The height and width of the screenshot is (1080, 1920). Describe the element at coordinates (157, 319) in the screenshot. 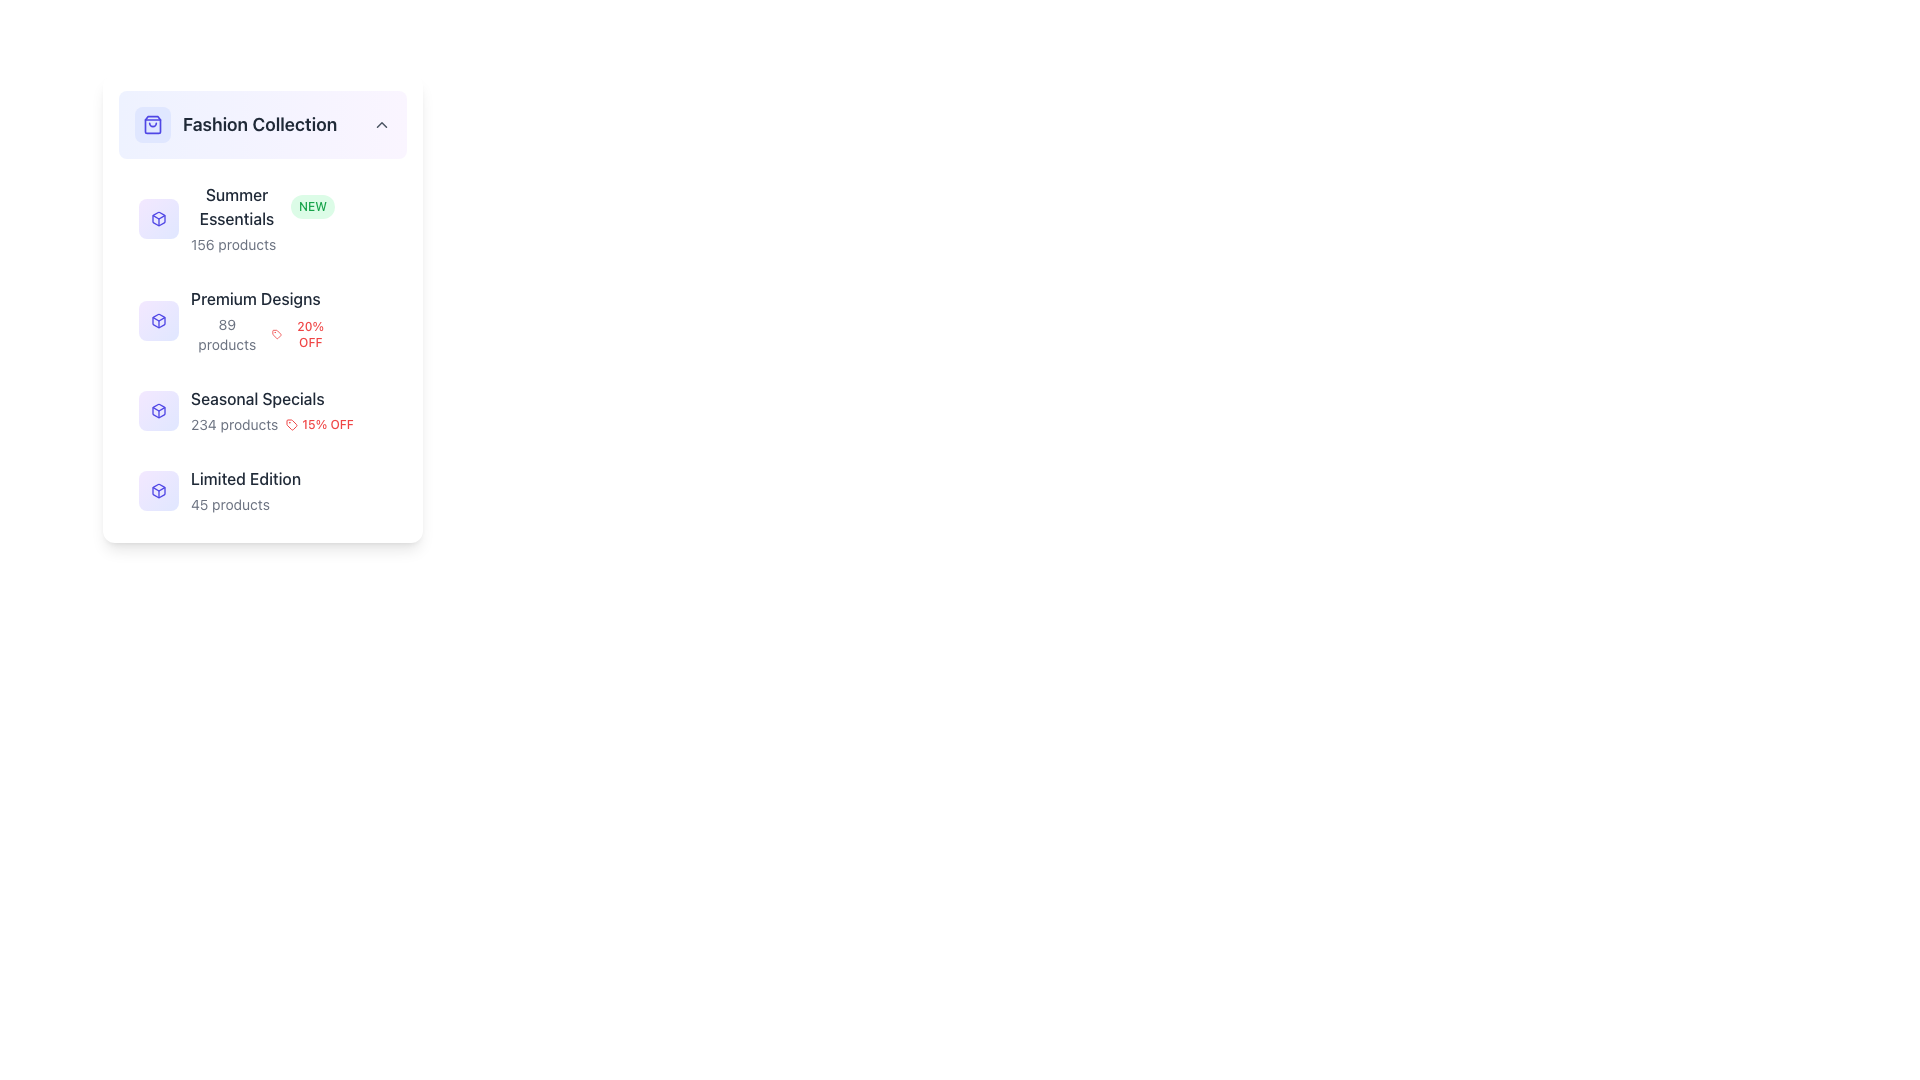

I see `the blue cube SVG icon located within the circular area under the 'Fashion Collection' heading, next to the text 'Premium Designs'` at that location.